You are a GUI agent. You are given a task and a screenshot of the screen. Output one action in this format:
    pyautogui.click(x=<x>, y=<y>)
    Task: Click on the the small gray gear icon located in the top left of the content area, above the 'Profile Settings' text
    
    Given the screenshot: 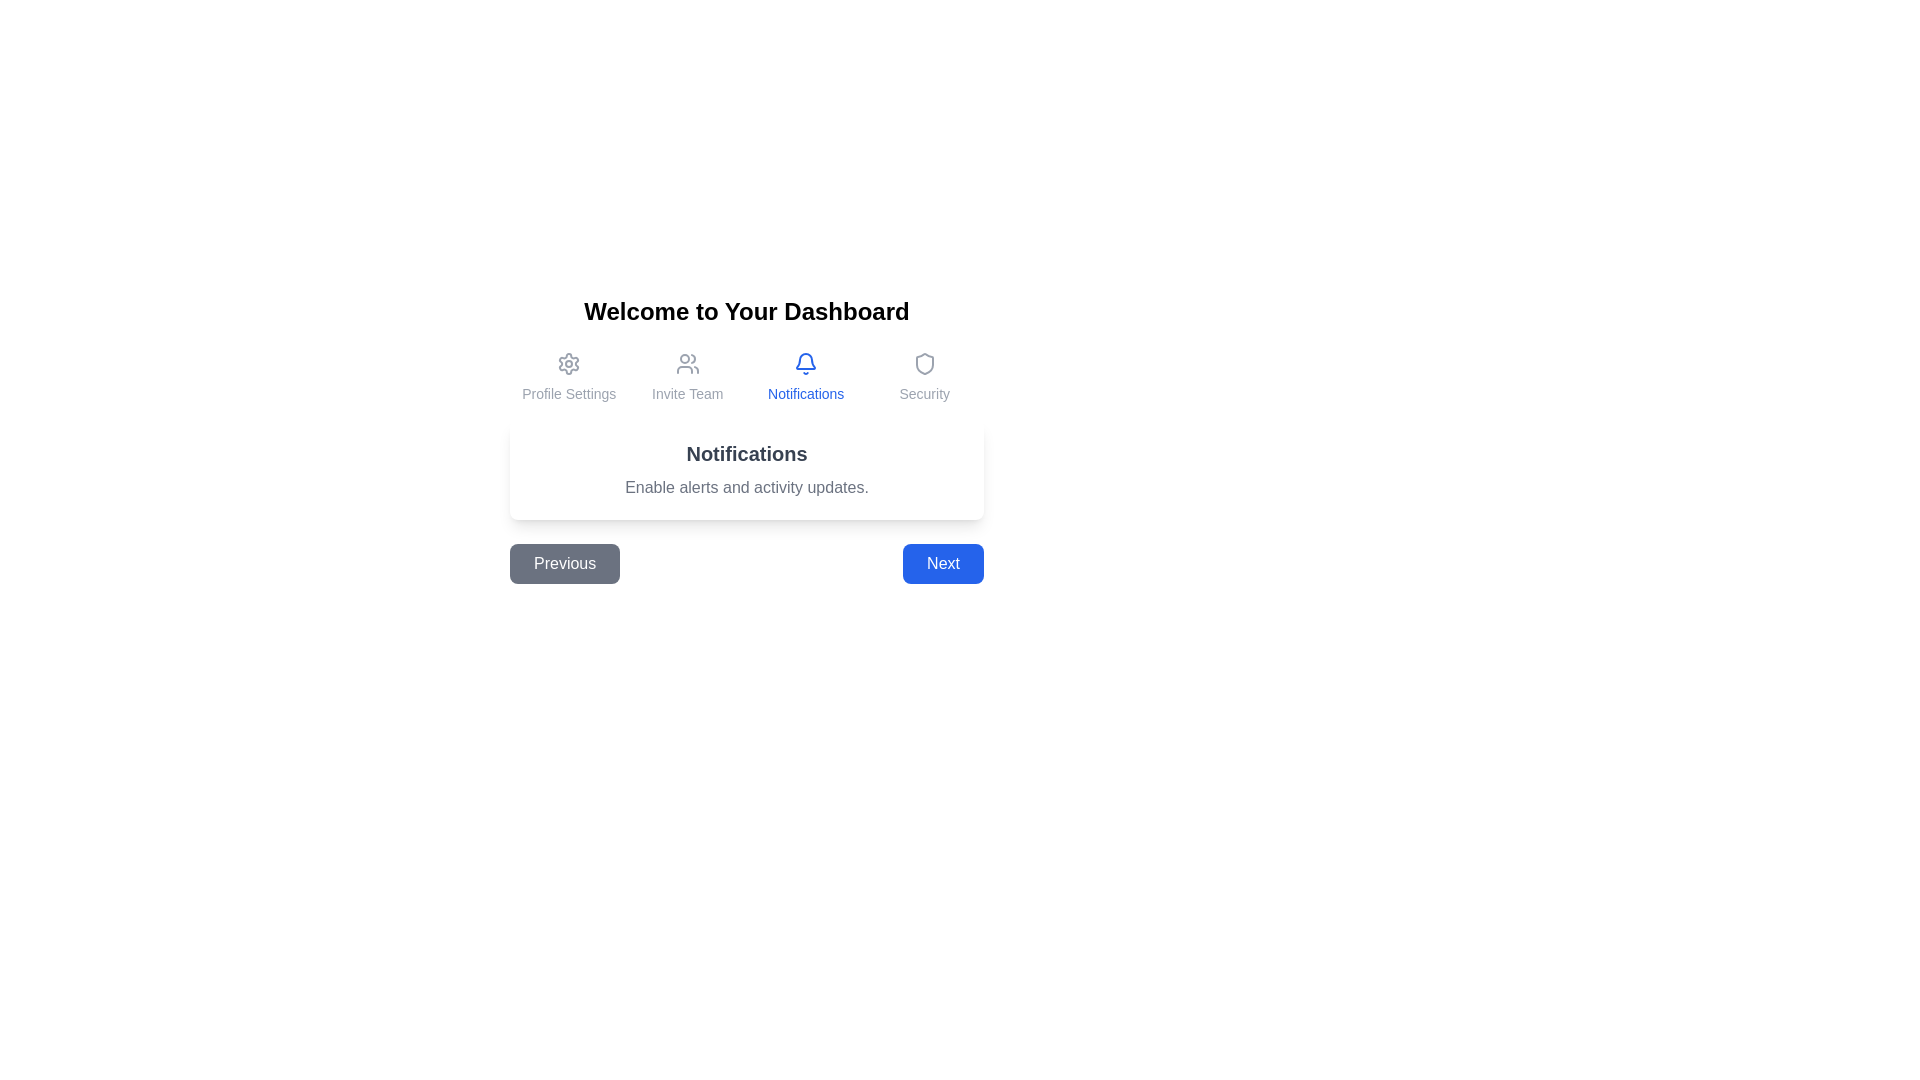 What is the action you would take?
    pyautogui.click(x=568, y=363)
    